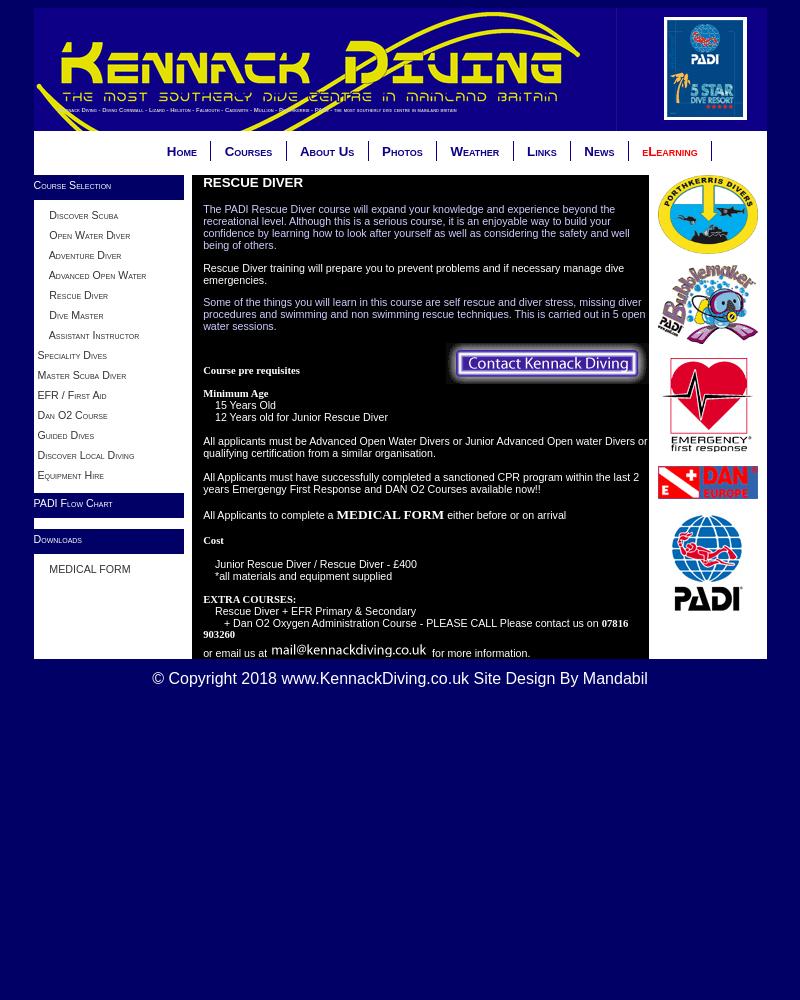 The height and width of the screenshot is (1000, 800). I want to click on 'Advanced Open Water', so click(35, 274).